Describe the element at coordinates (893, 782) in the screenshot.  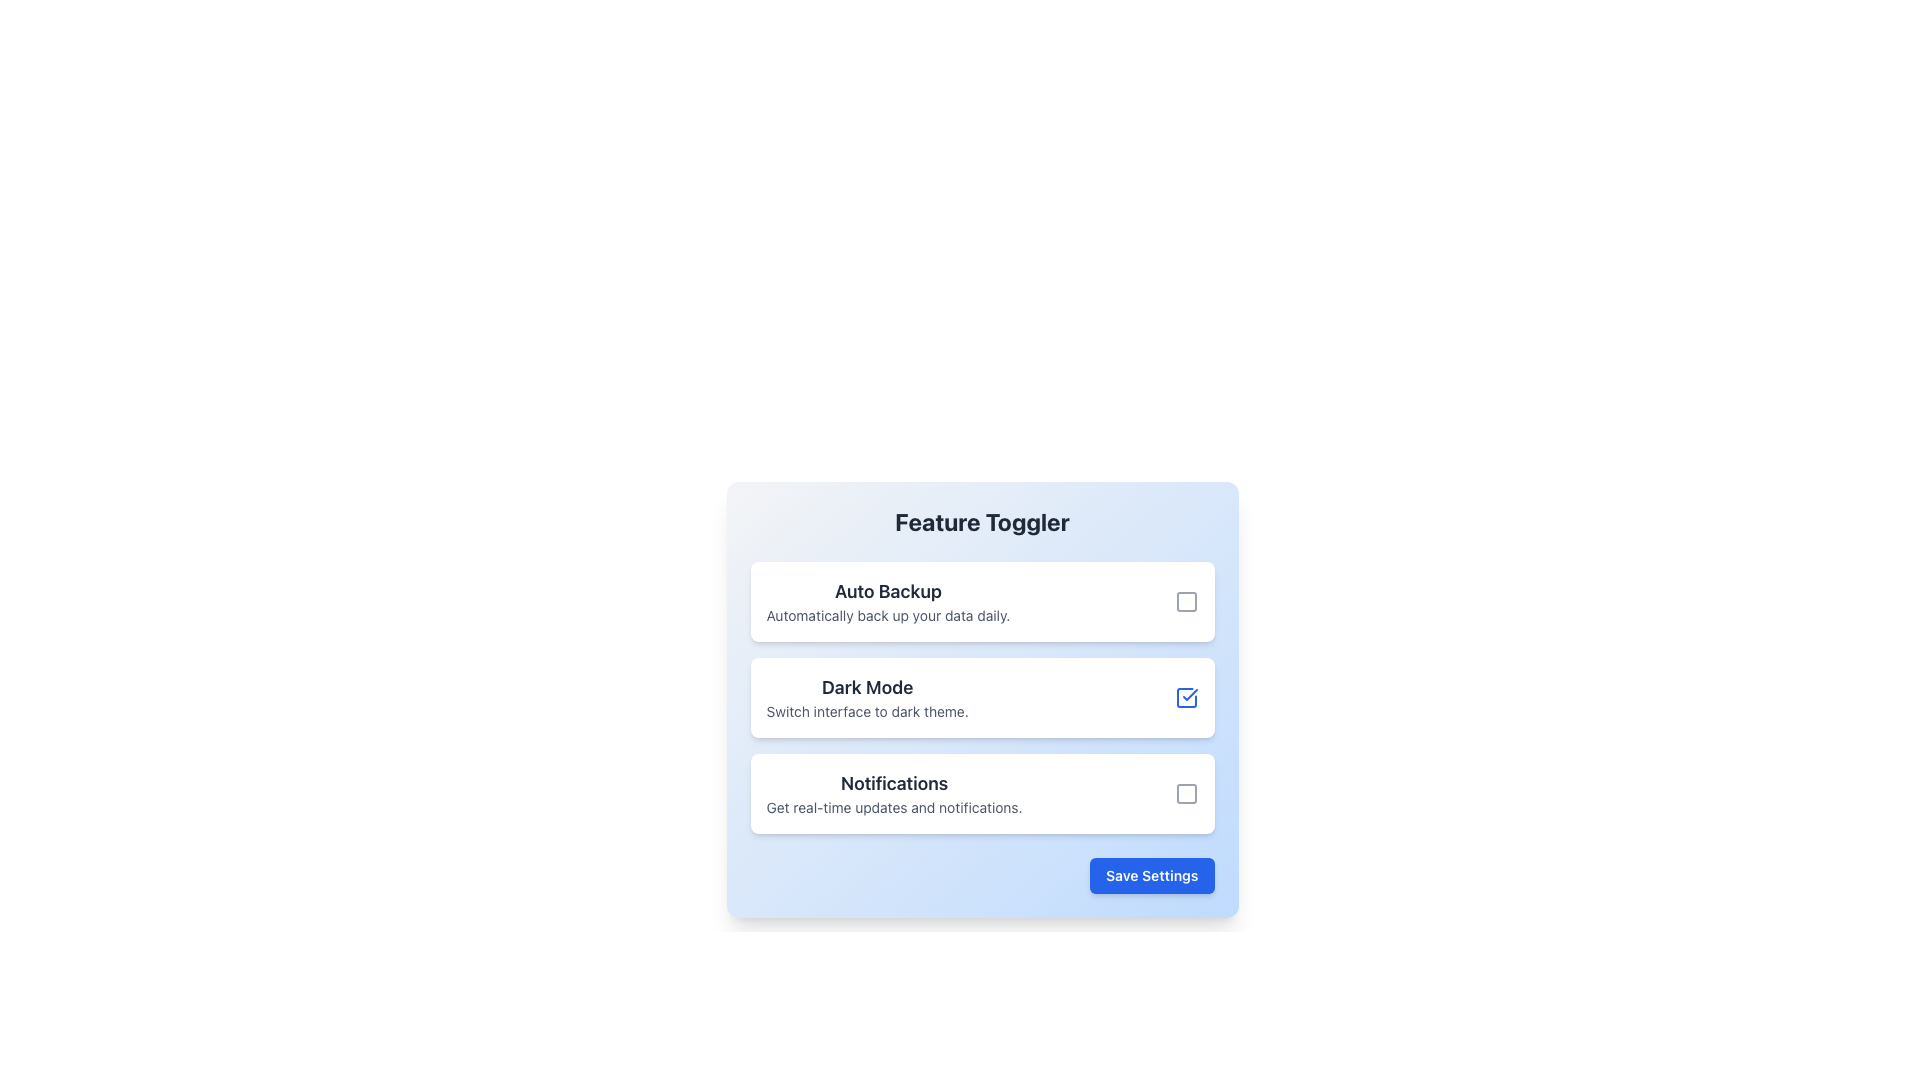
I see `text label that serves as the header for the 'Notifications' toggle feature, located centrally in the third card of the toggle features list, above the descriptive text 'Get real-time updates and notifications.'` at that location.